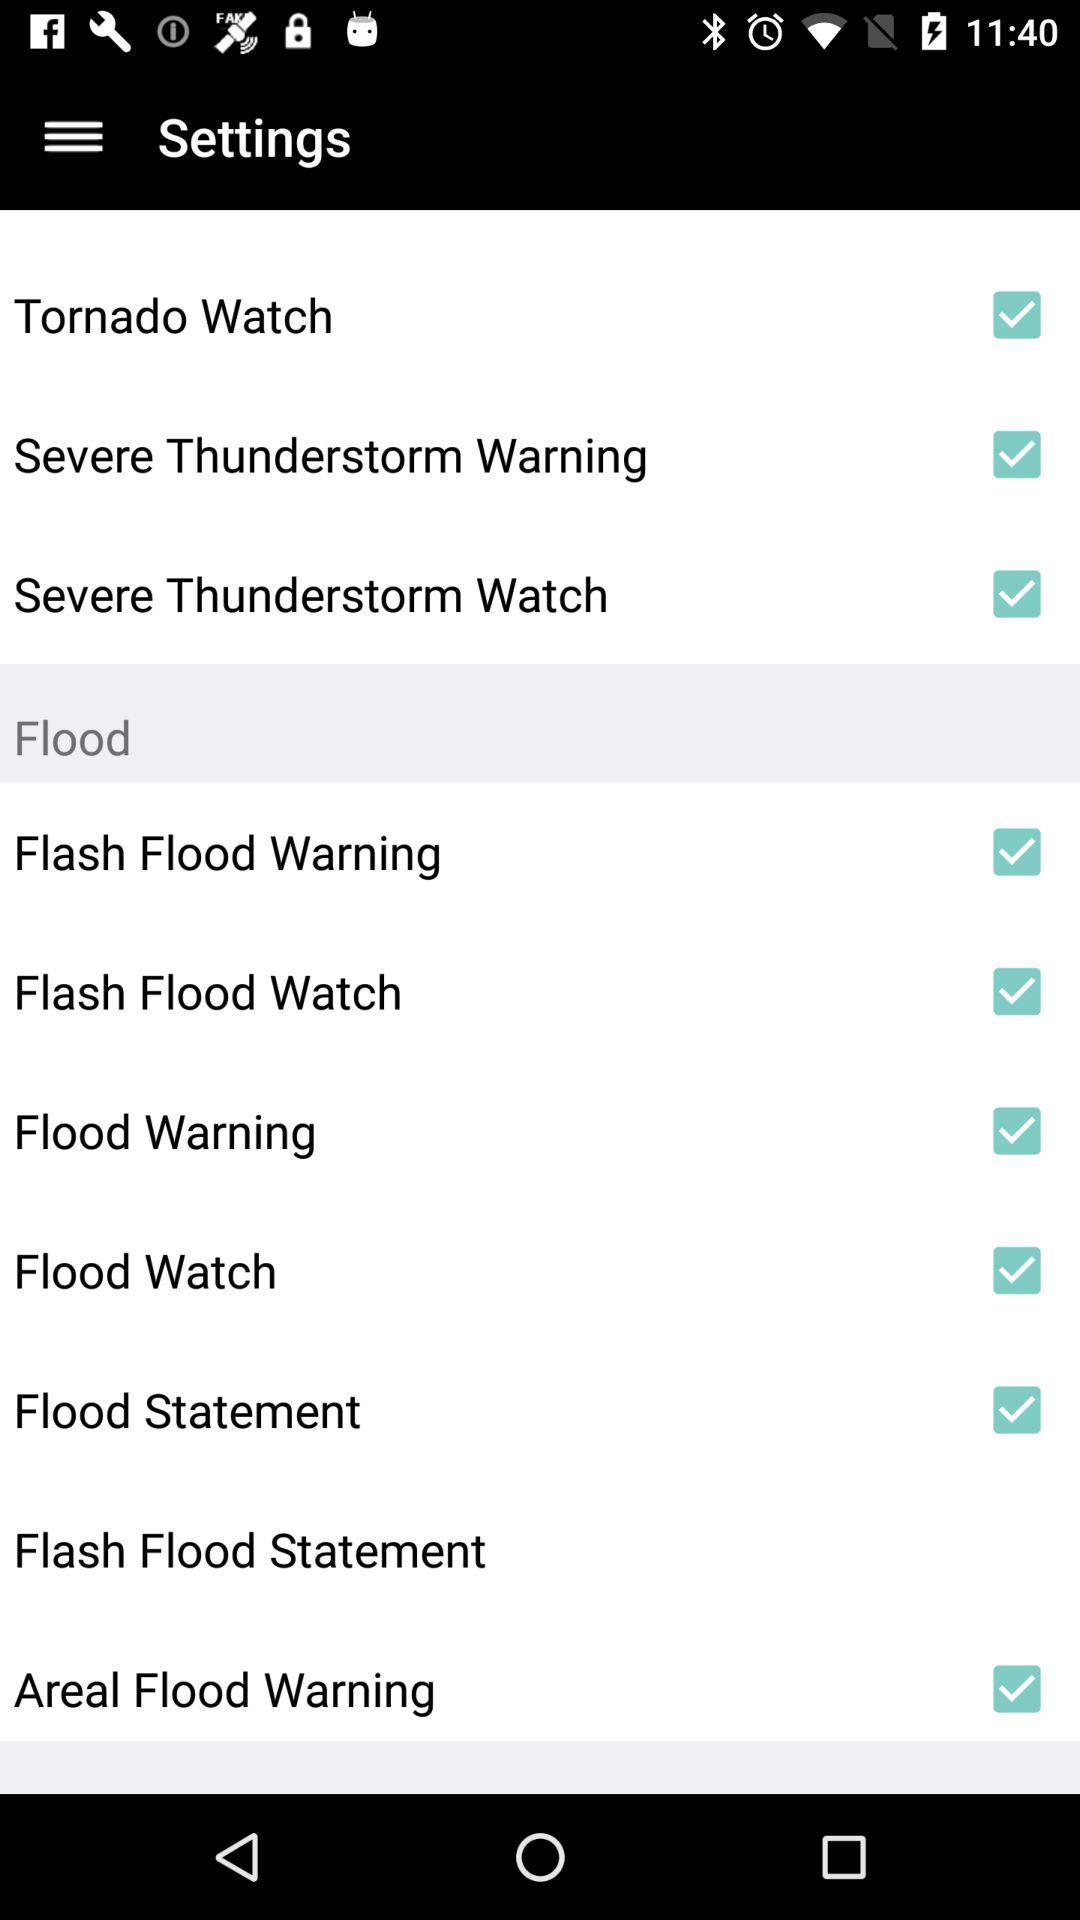 The image size is (1080, 1920). I want to click on icon above the tornado watch icon, so click(72, 135).